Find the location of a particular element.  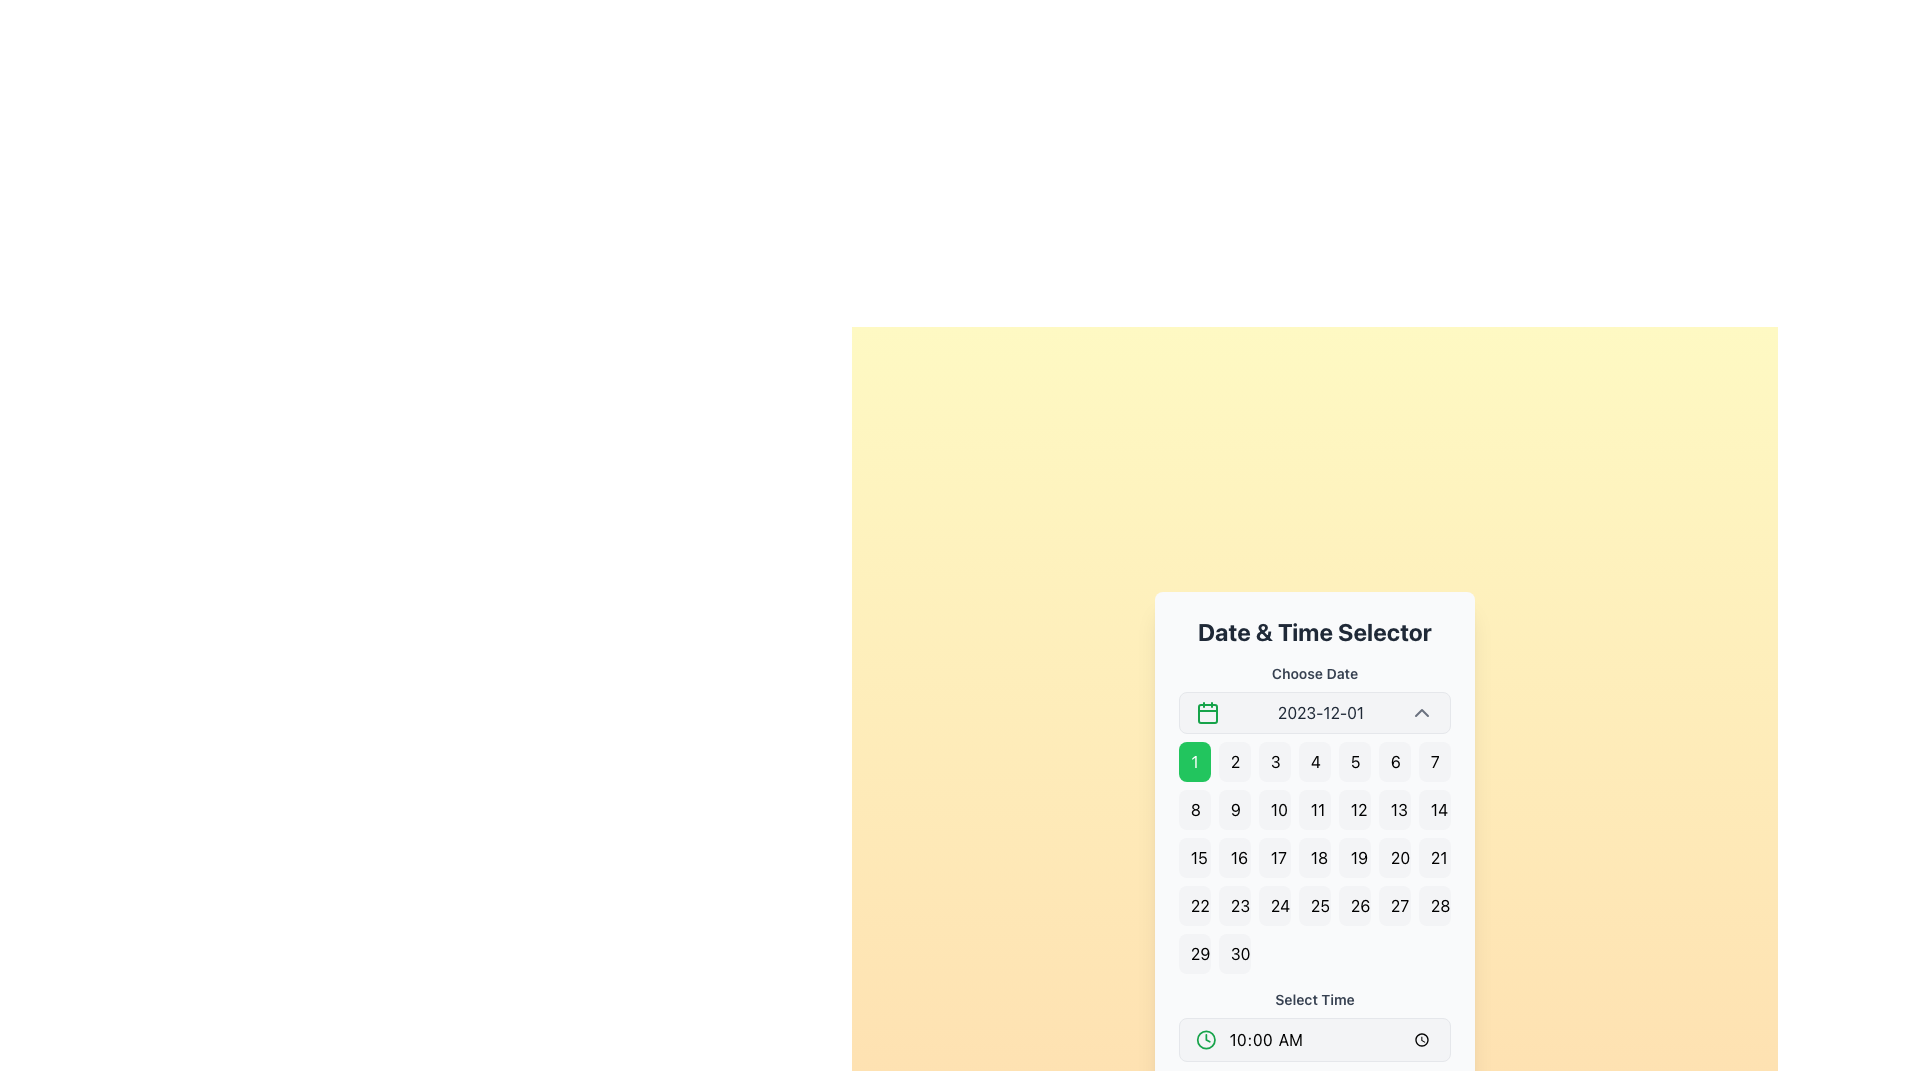

the rounded rectangular button with a light gray background containing the text '28' is located at coordinates (1434, 906).